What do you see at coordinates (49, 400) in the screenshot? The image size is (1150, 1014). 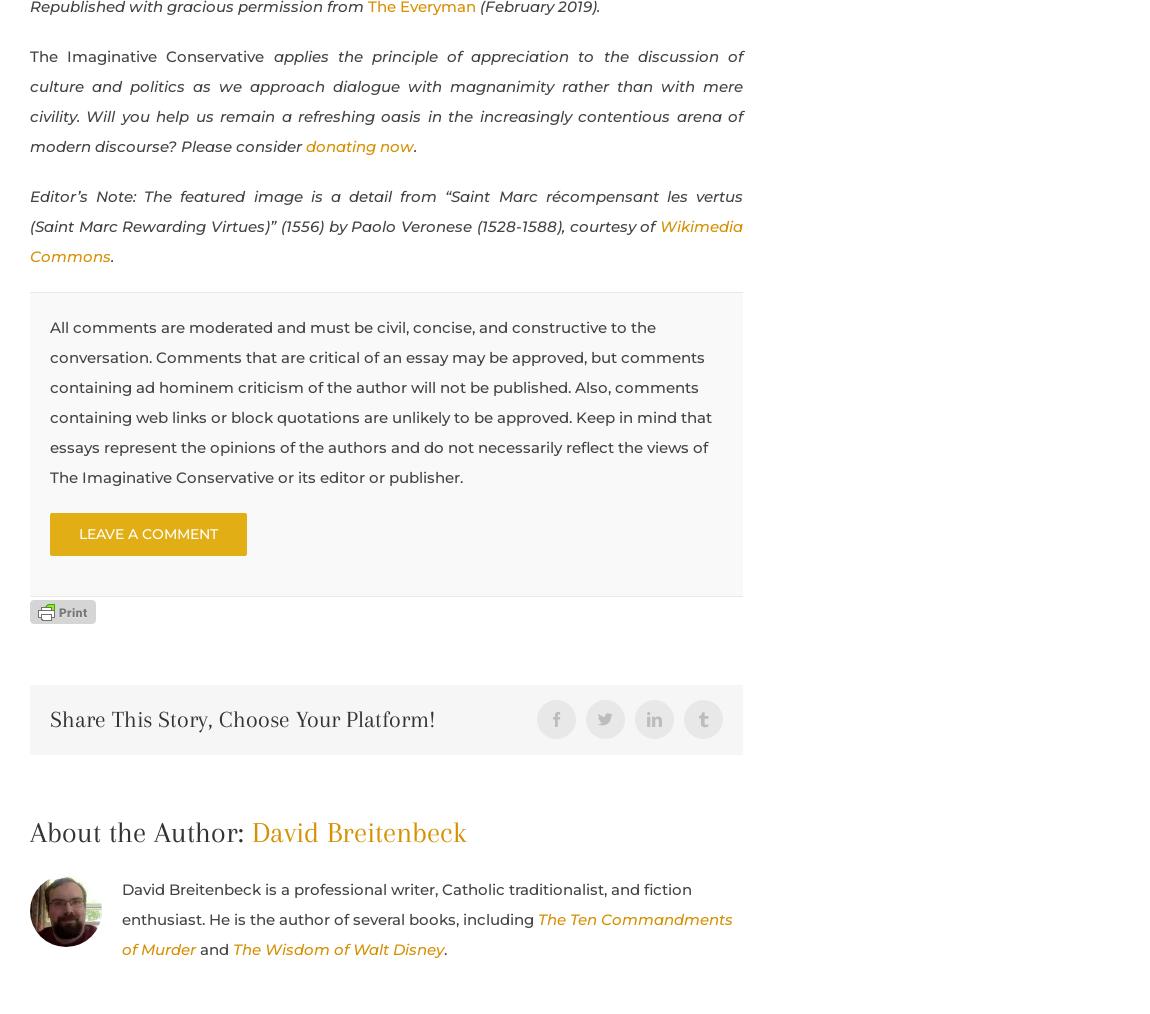 I see `'All comments are moderated and must be civil, concise, and constructive to the conversation. Comments that are critical of an essay may be approved, but comments containing ad hominem criticism of the author will not be published. Also, comments containing web links or block quotations are unlikely to be approved. Keep in mind that essays represent the opinions of the authors and do not necessarily reflect the views of The Imaginative Conservative or its editor or publisher.'` at bounding box center [49, 400].